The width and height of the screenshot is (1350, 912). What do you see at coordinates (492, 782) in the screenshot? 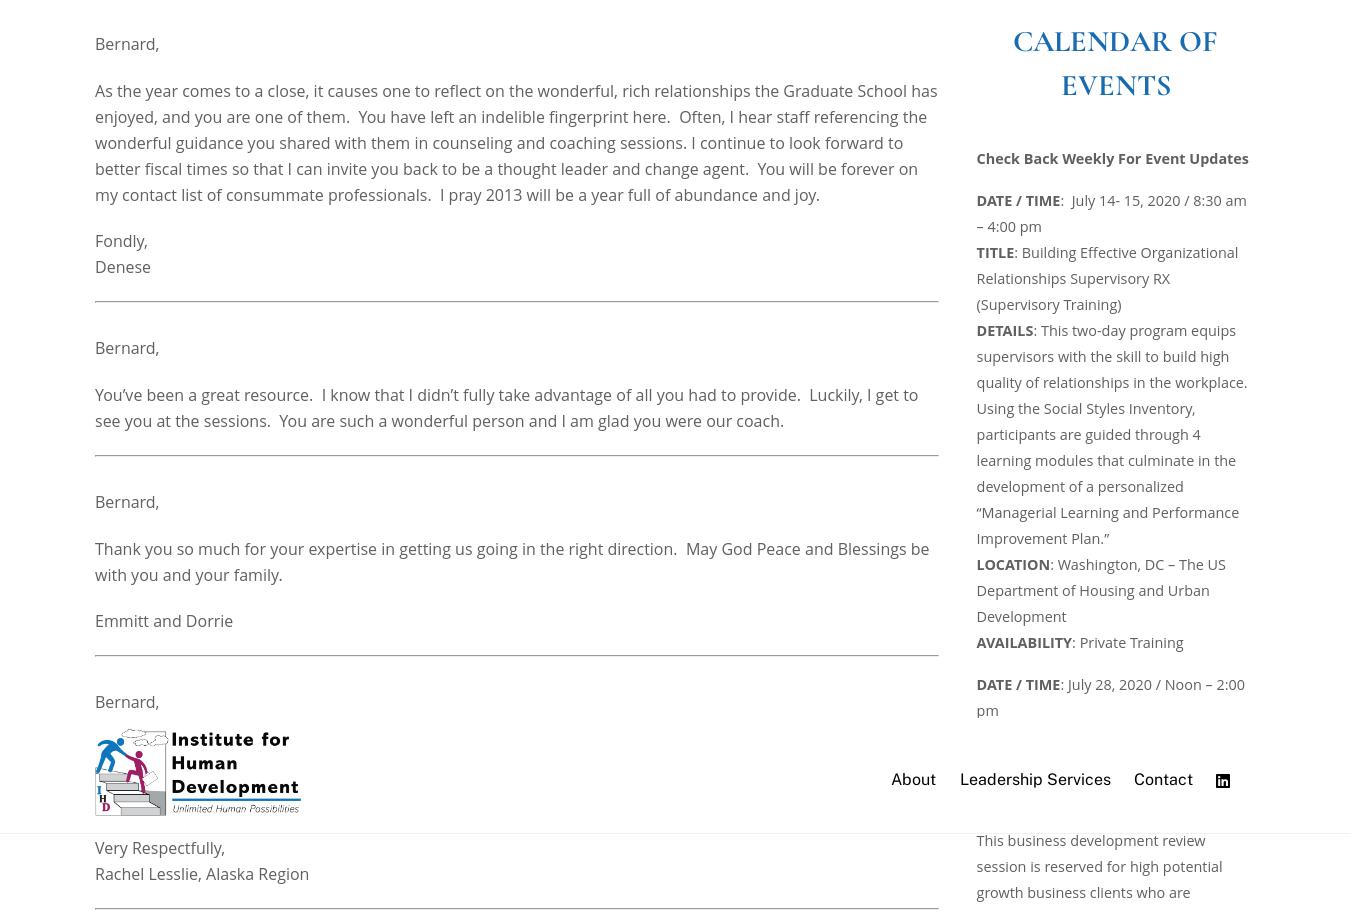
I see `'Leadership Services'` at bounding box center [492, 782].